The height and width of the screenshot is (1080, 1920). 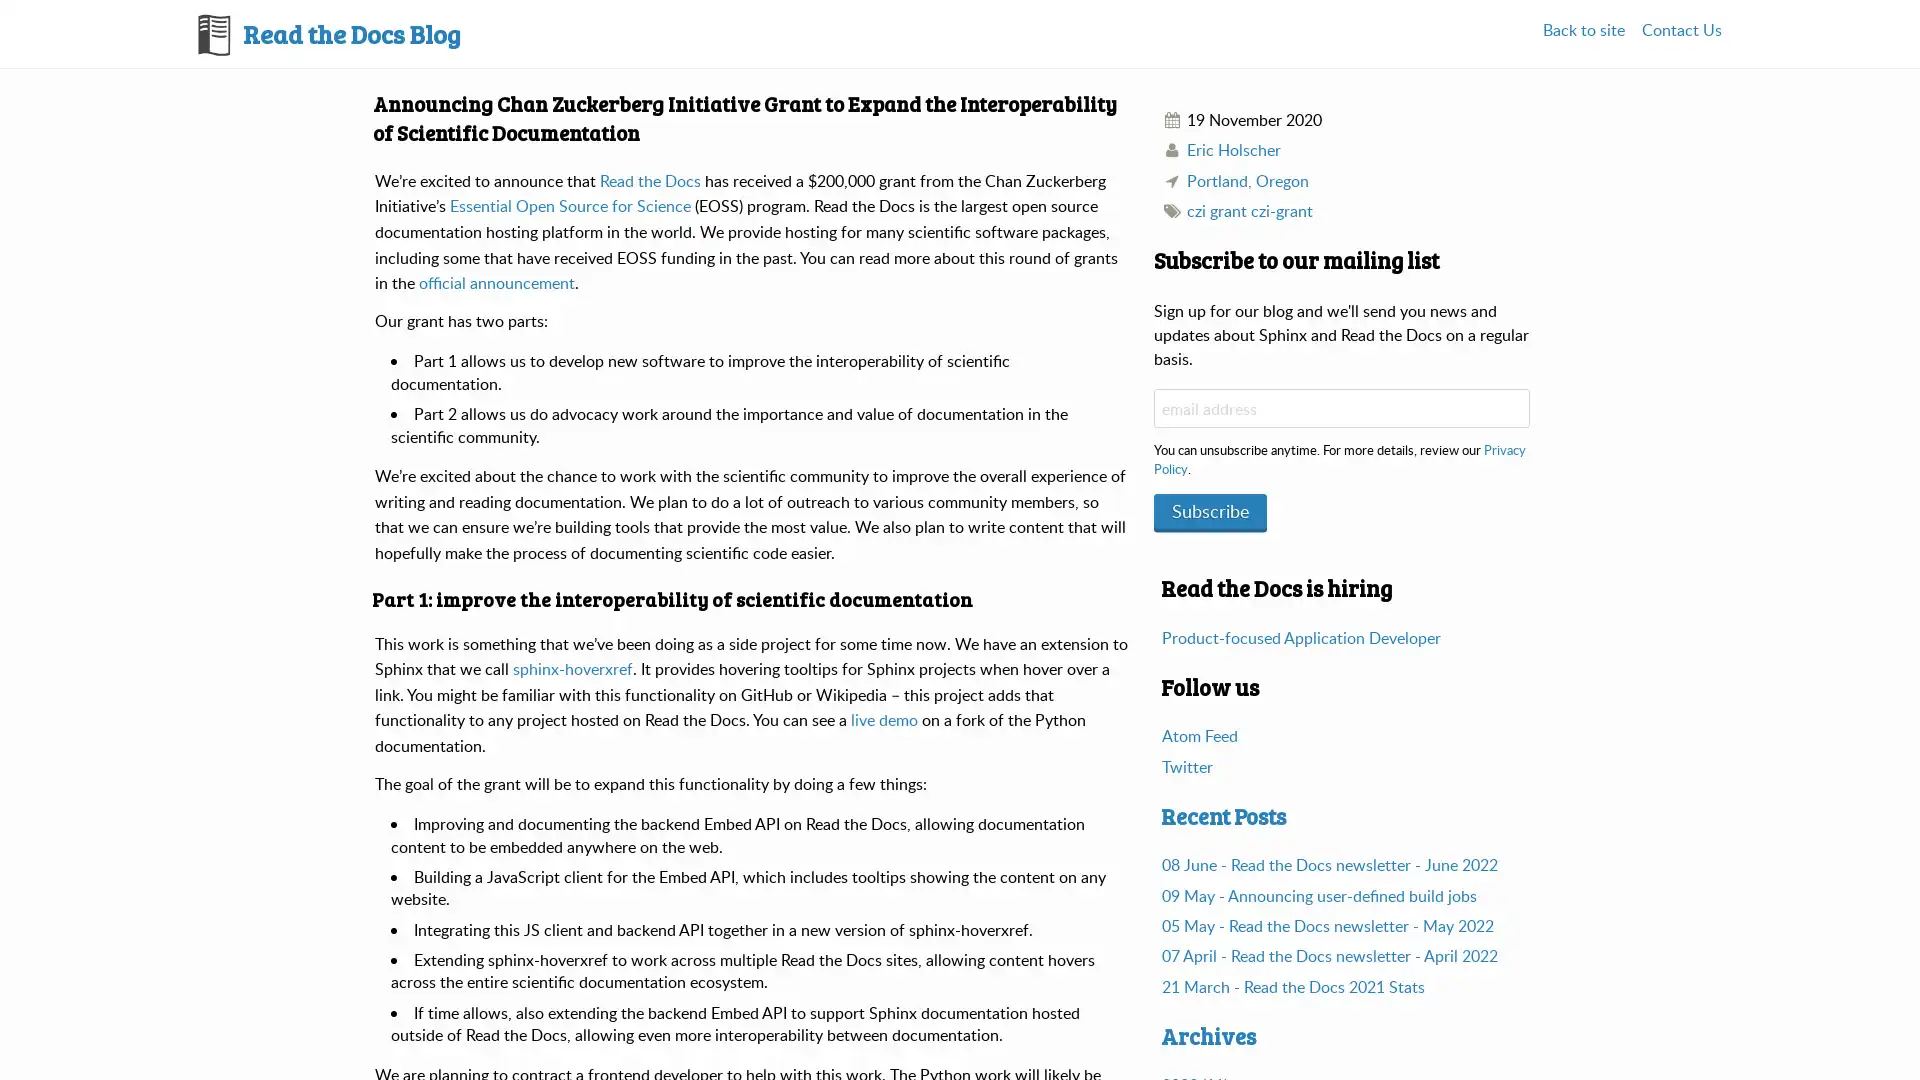 I want to click on Subscribe, so click(x=1209, y=509).